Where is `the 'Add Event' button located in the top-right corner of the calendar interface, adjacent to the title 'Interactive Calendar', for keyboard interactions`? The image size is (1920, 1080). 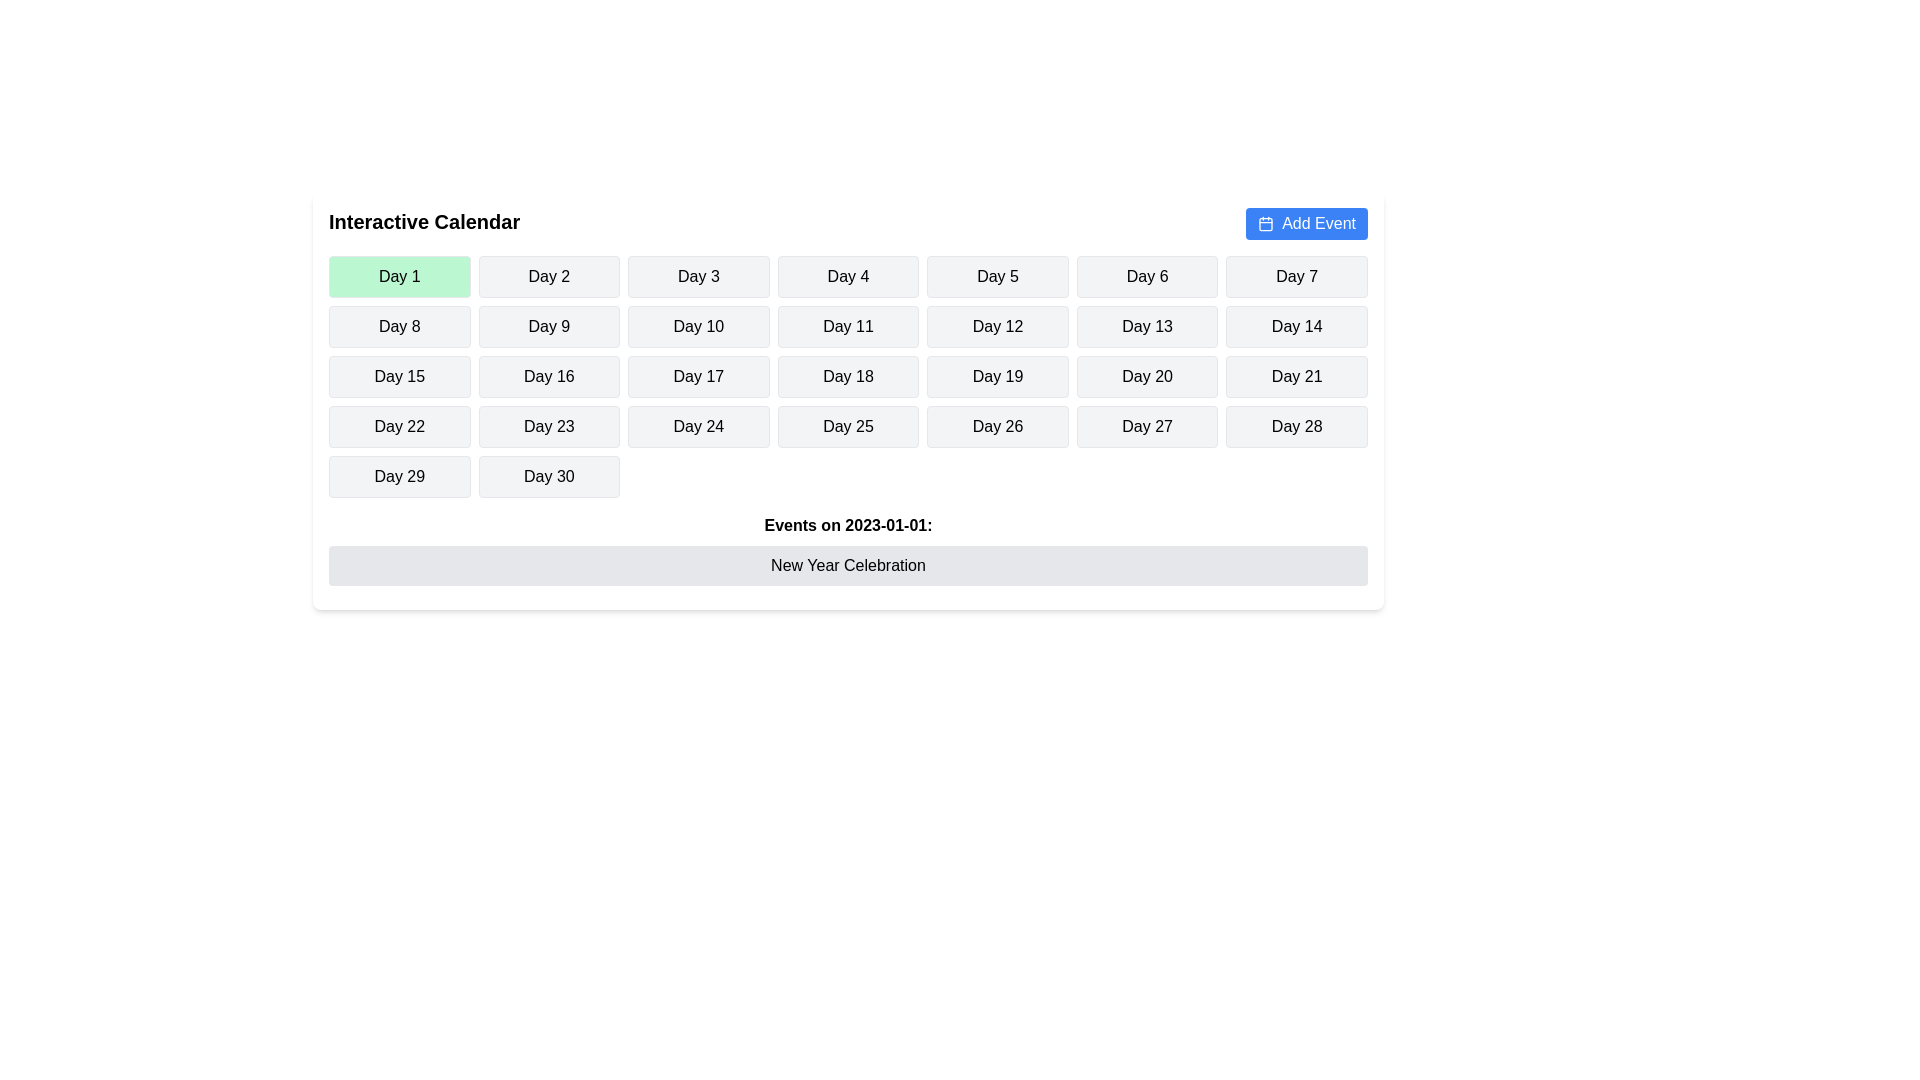 the 'Add Event' button located in the top-right corner of the calendar interface, adjacent to the title 'Interactive Calendar', for keyboard interactions is located at coordinates (1307, 223).